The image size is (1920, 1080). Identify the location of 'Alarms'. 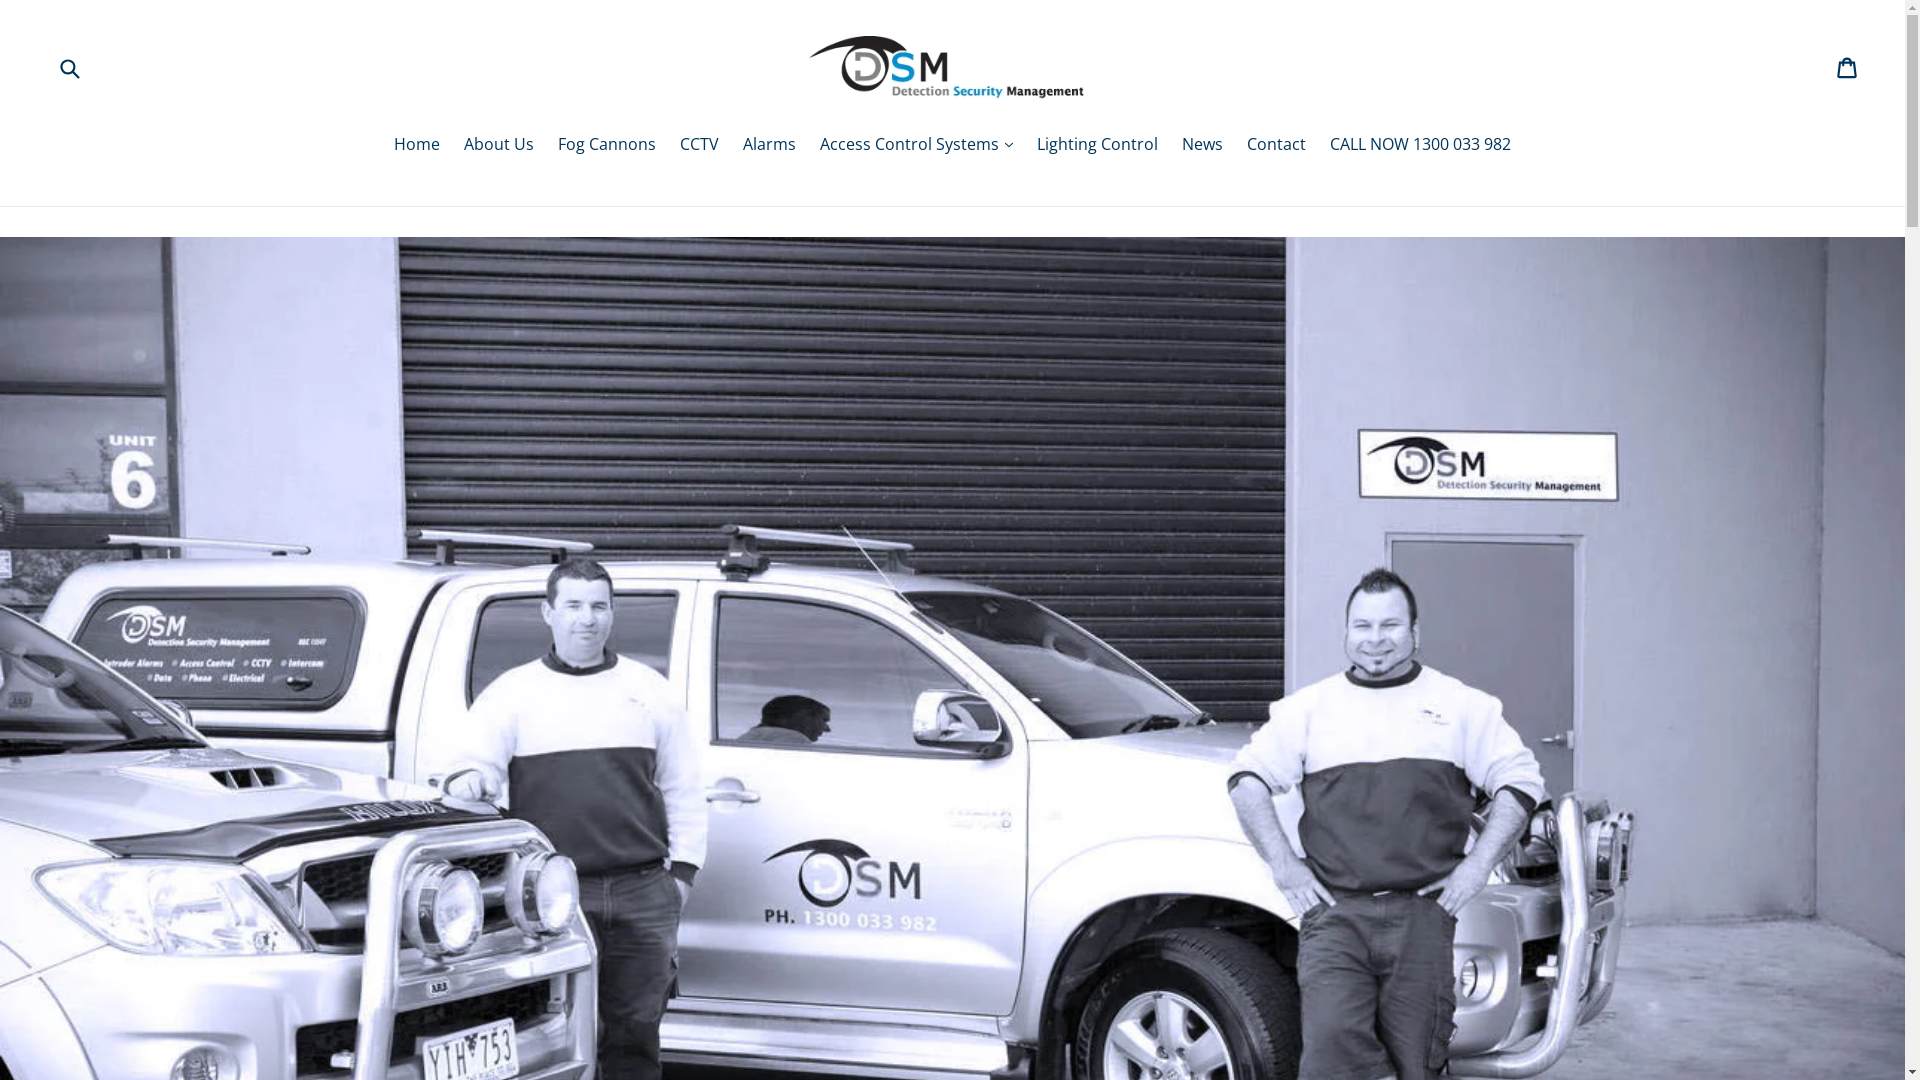
(732, 144).